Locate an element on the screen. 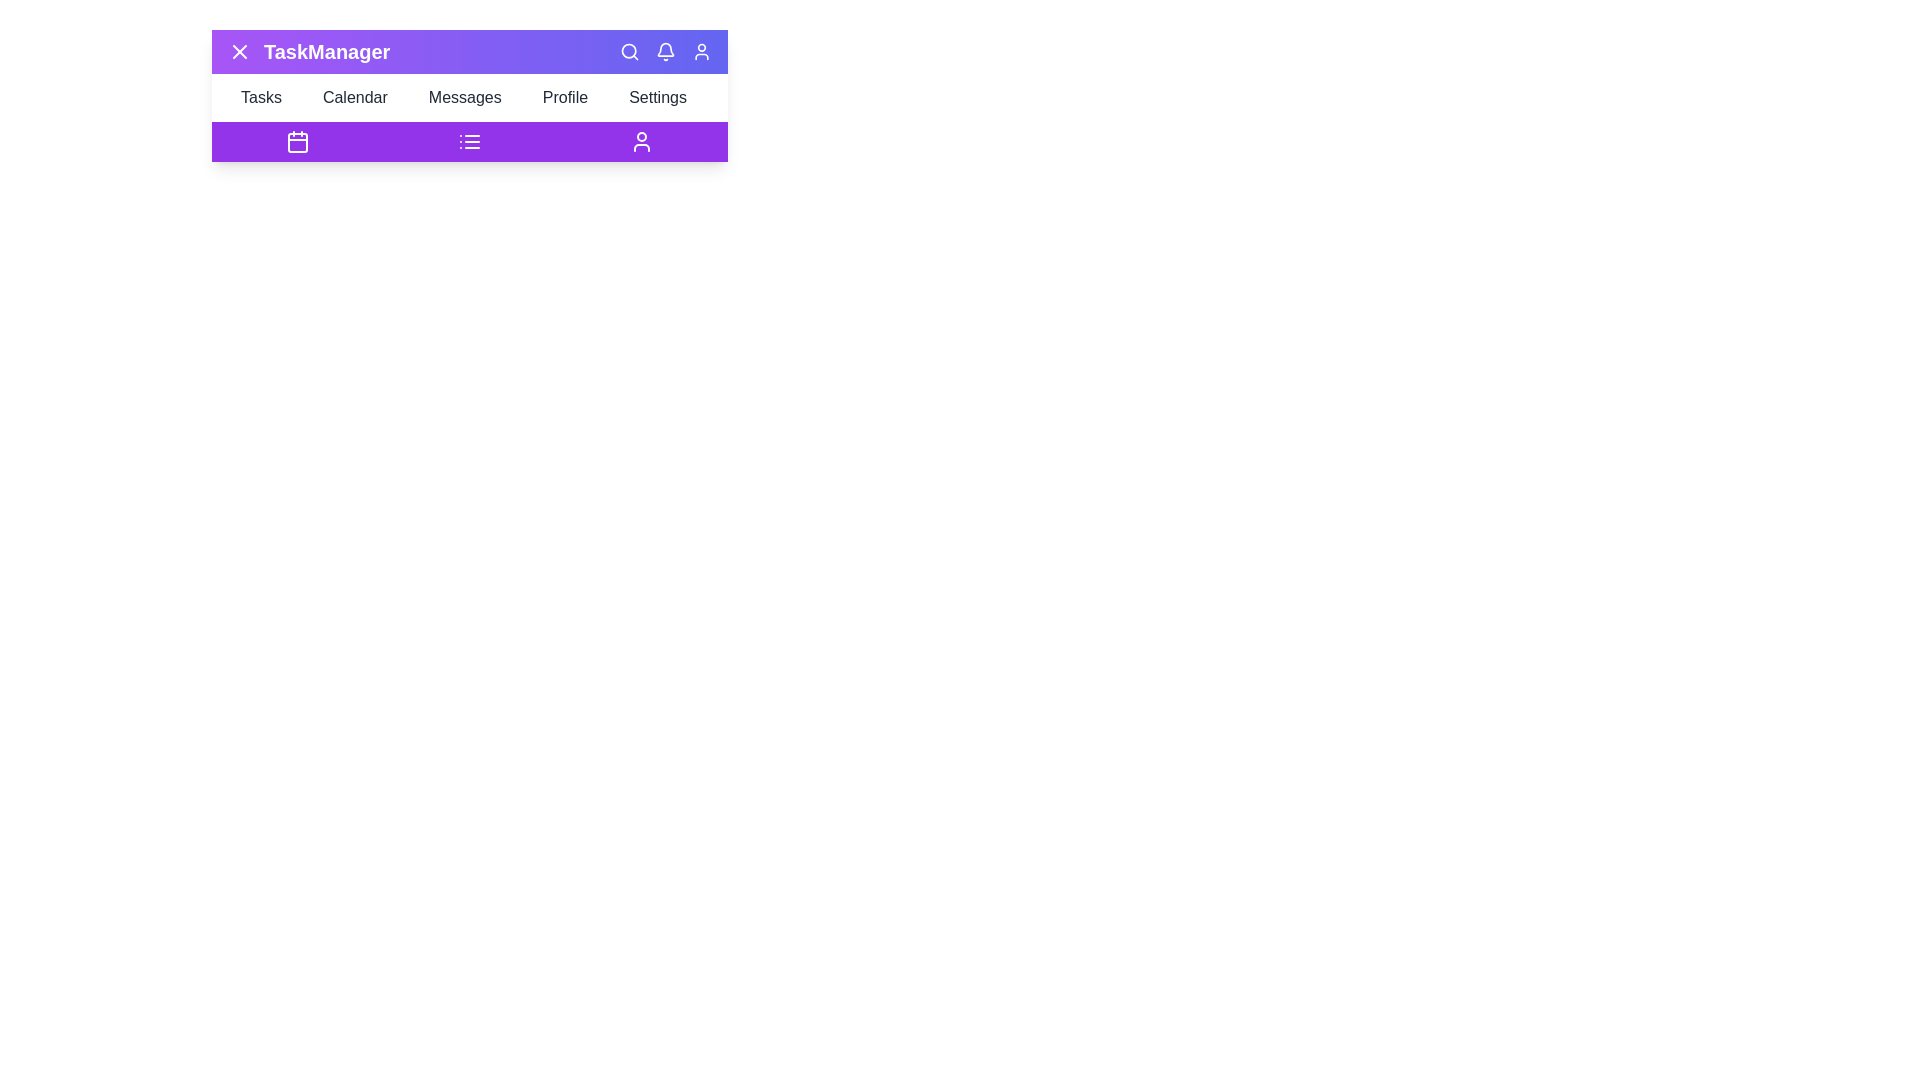  the Messages from the navigation bar is located at coordinates (469, 97).